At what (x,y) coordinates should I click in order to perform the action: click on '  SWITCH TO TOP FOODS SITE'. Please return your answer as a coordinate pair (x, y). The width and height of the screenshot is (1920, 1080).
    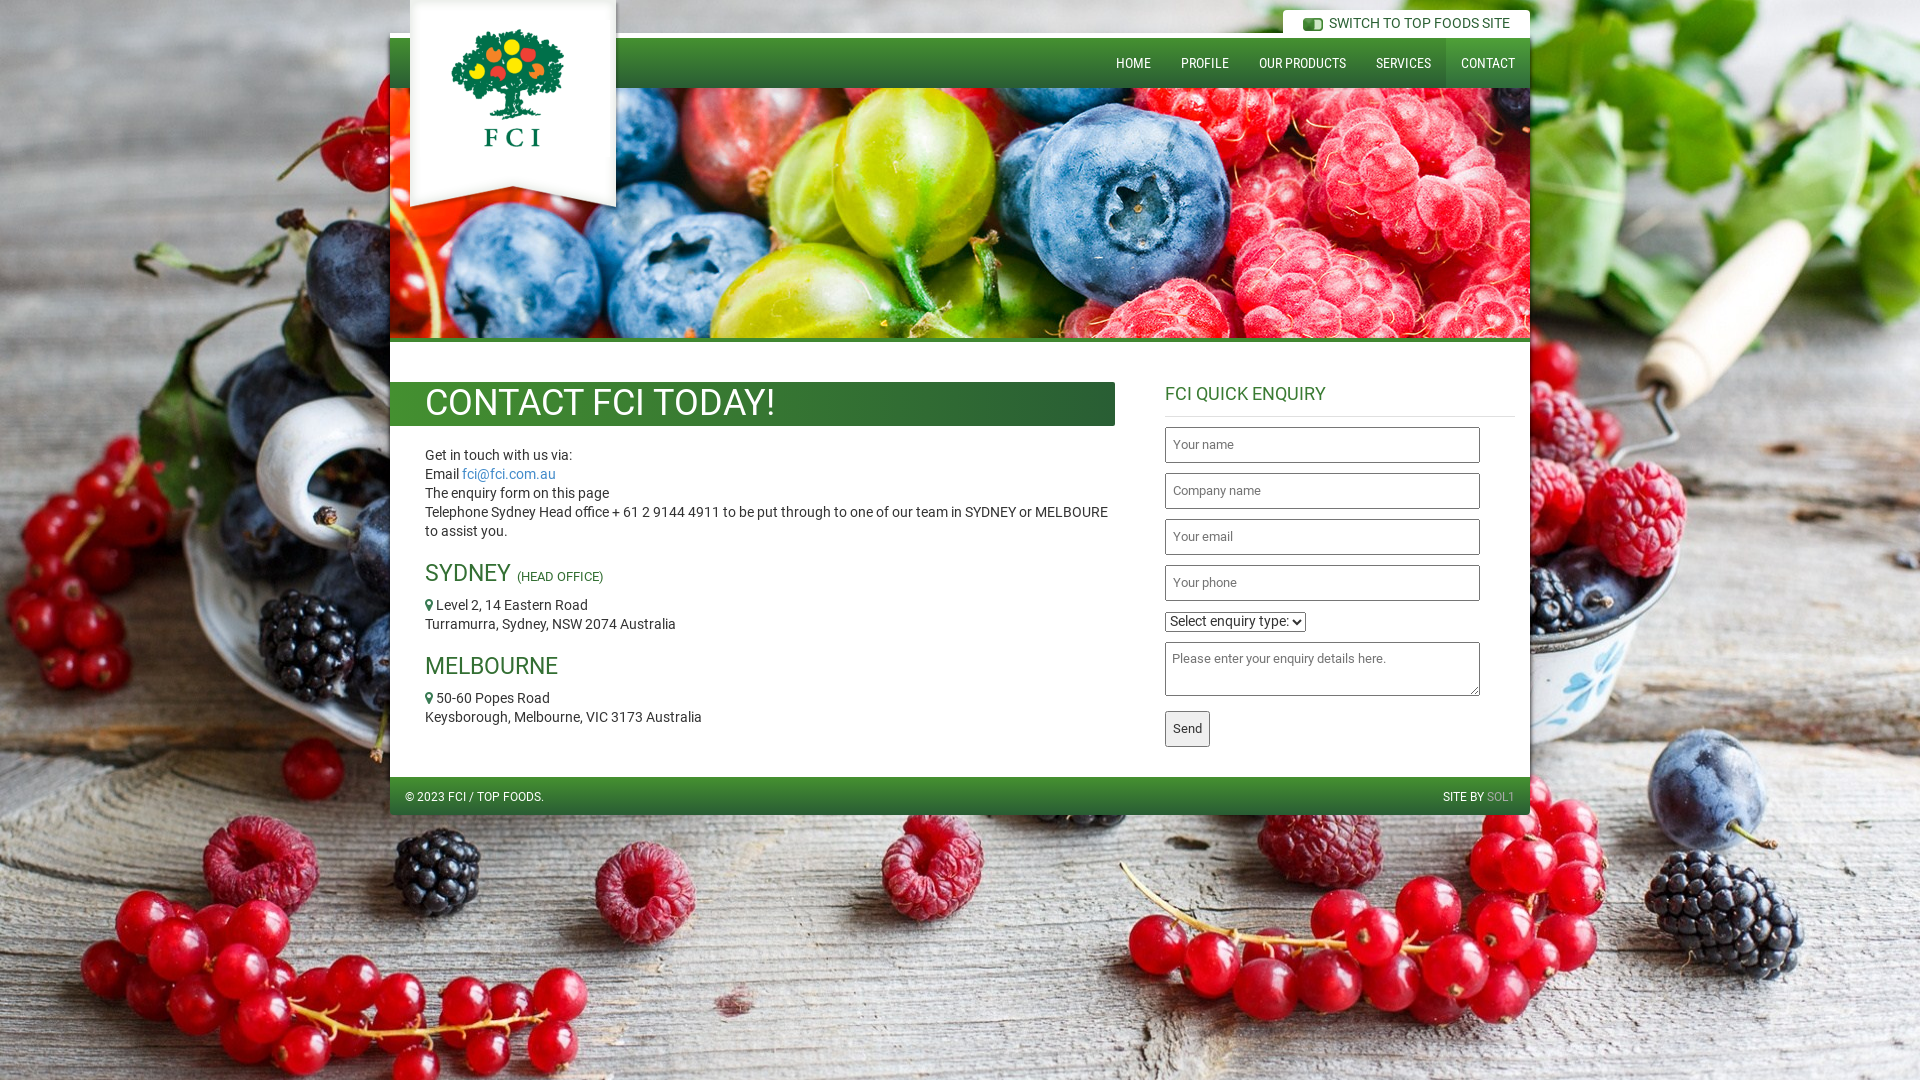
    Looking at the image, I should click on (1302, 23).